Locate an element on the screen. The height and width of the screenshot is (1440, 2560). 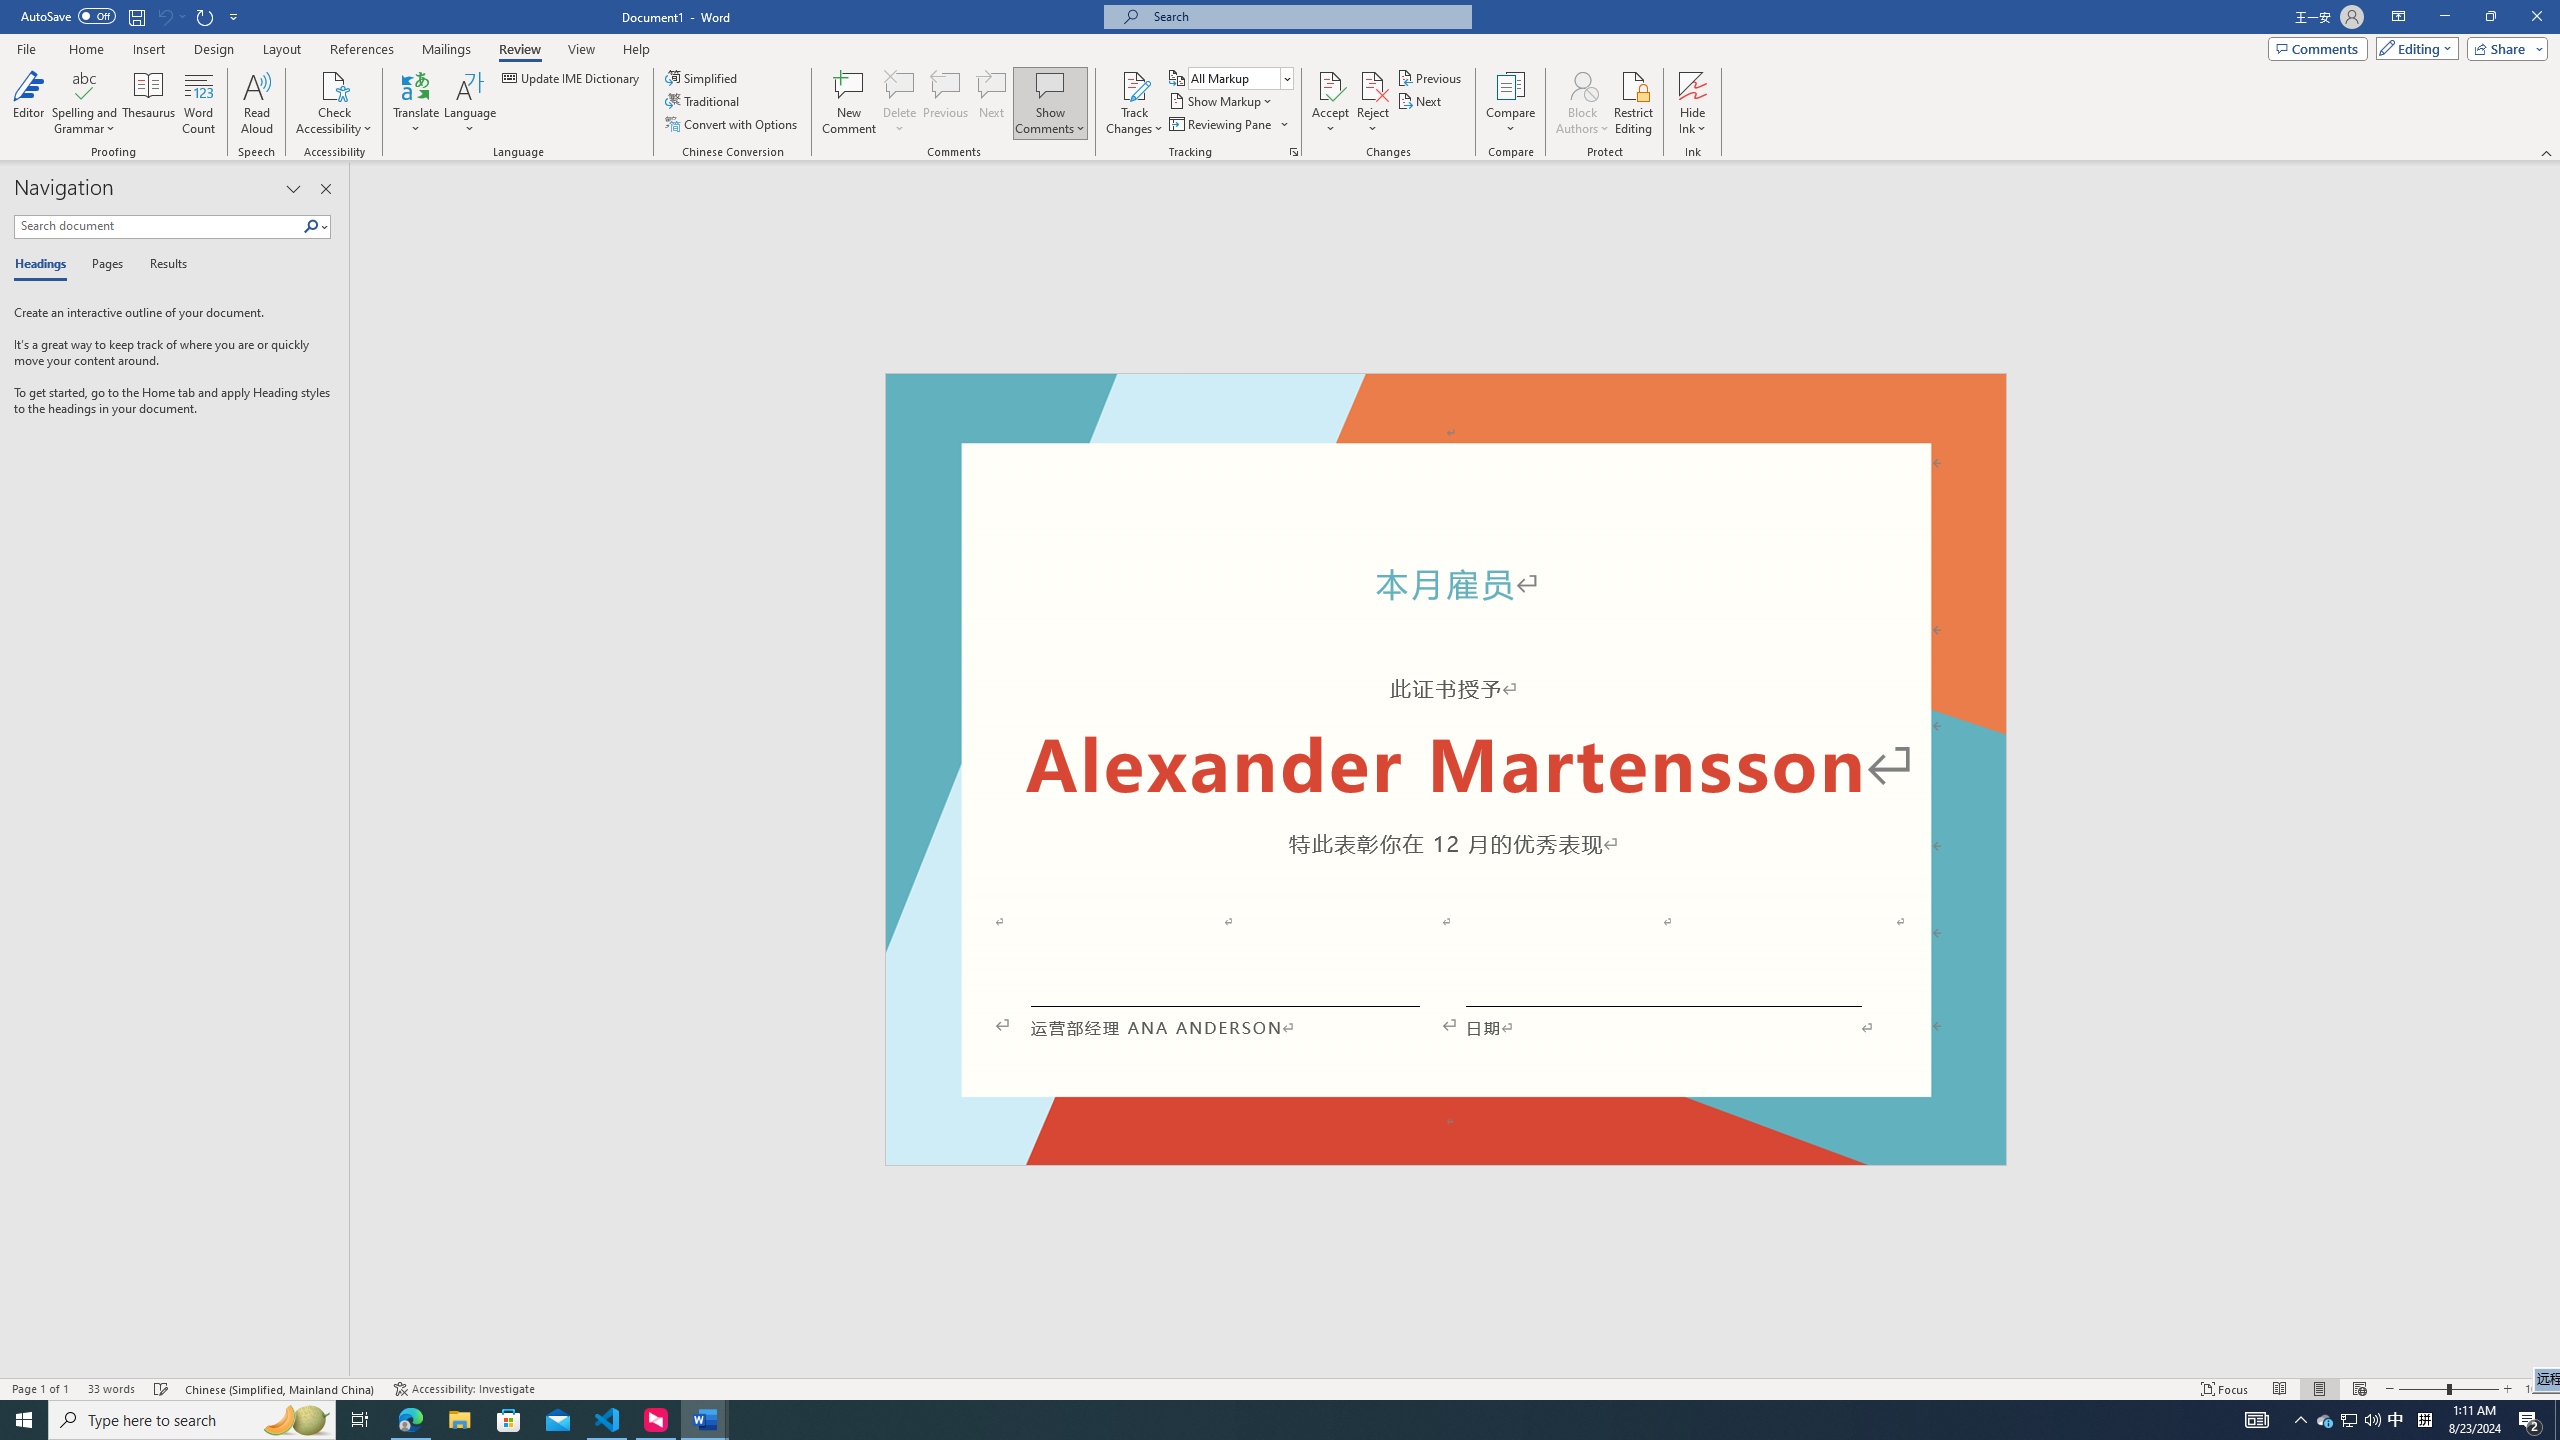
'Show Comments' is located at coordinates (1049, 84).